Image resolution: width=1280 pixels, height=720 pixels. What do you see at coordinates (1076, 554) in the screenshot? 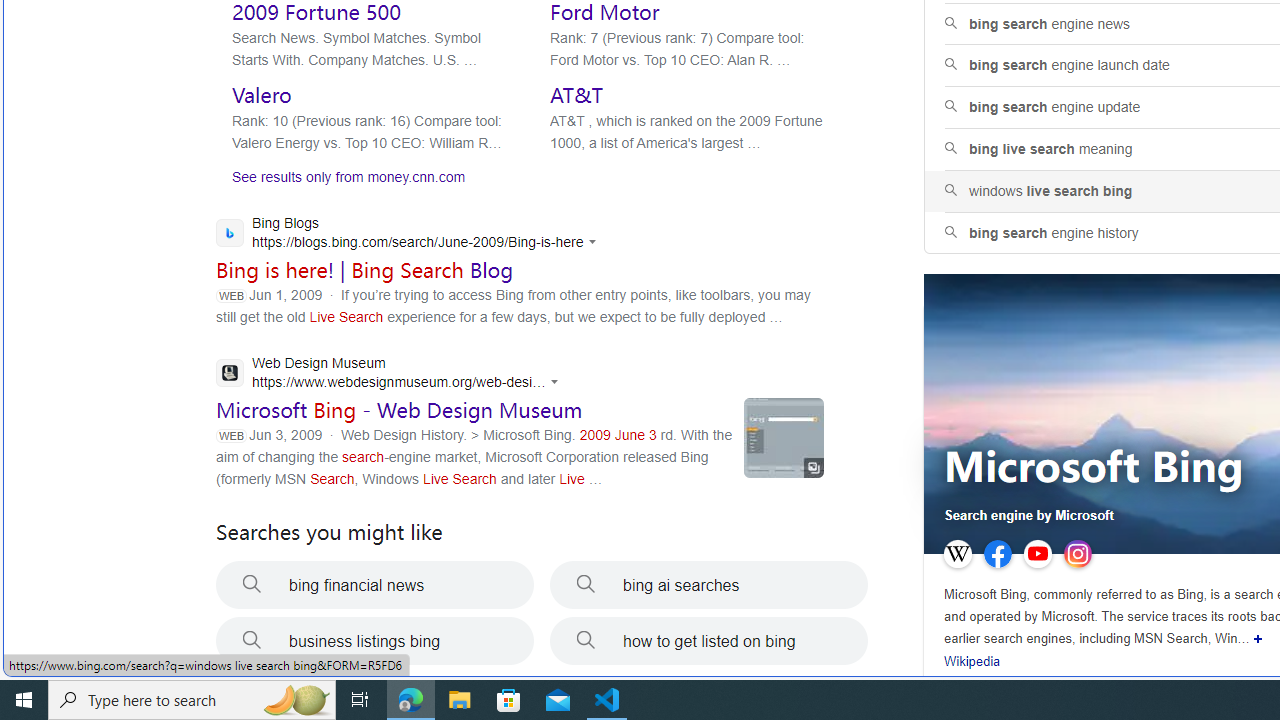
I see `'Instagram'` at bounding box center [1076, 554].